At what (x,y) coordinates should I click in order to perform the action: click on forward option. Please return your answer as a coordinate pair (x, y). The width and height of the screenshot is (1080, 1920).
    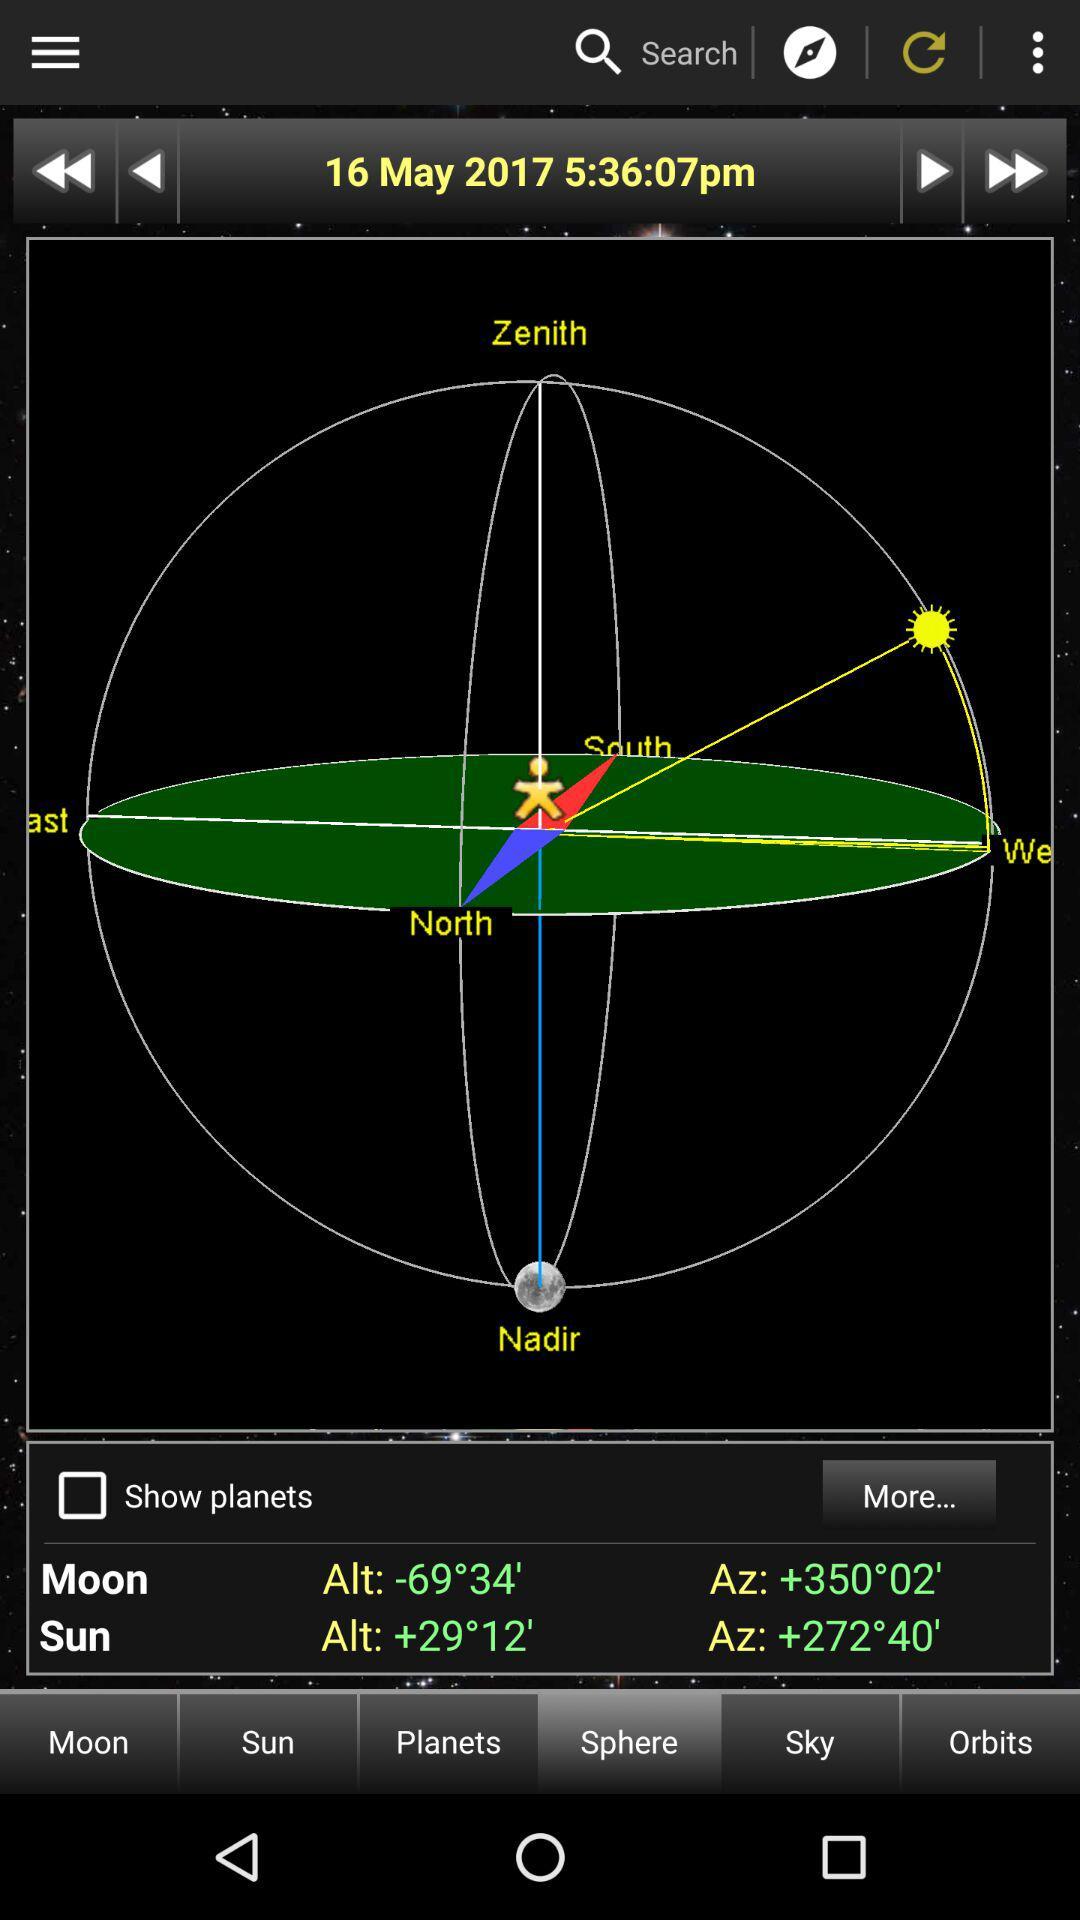
    Looking at the image, I should click on (1015, 171).